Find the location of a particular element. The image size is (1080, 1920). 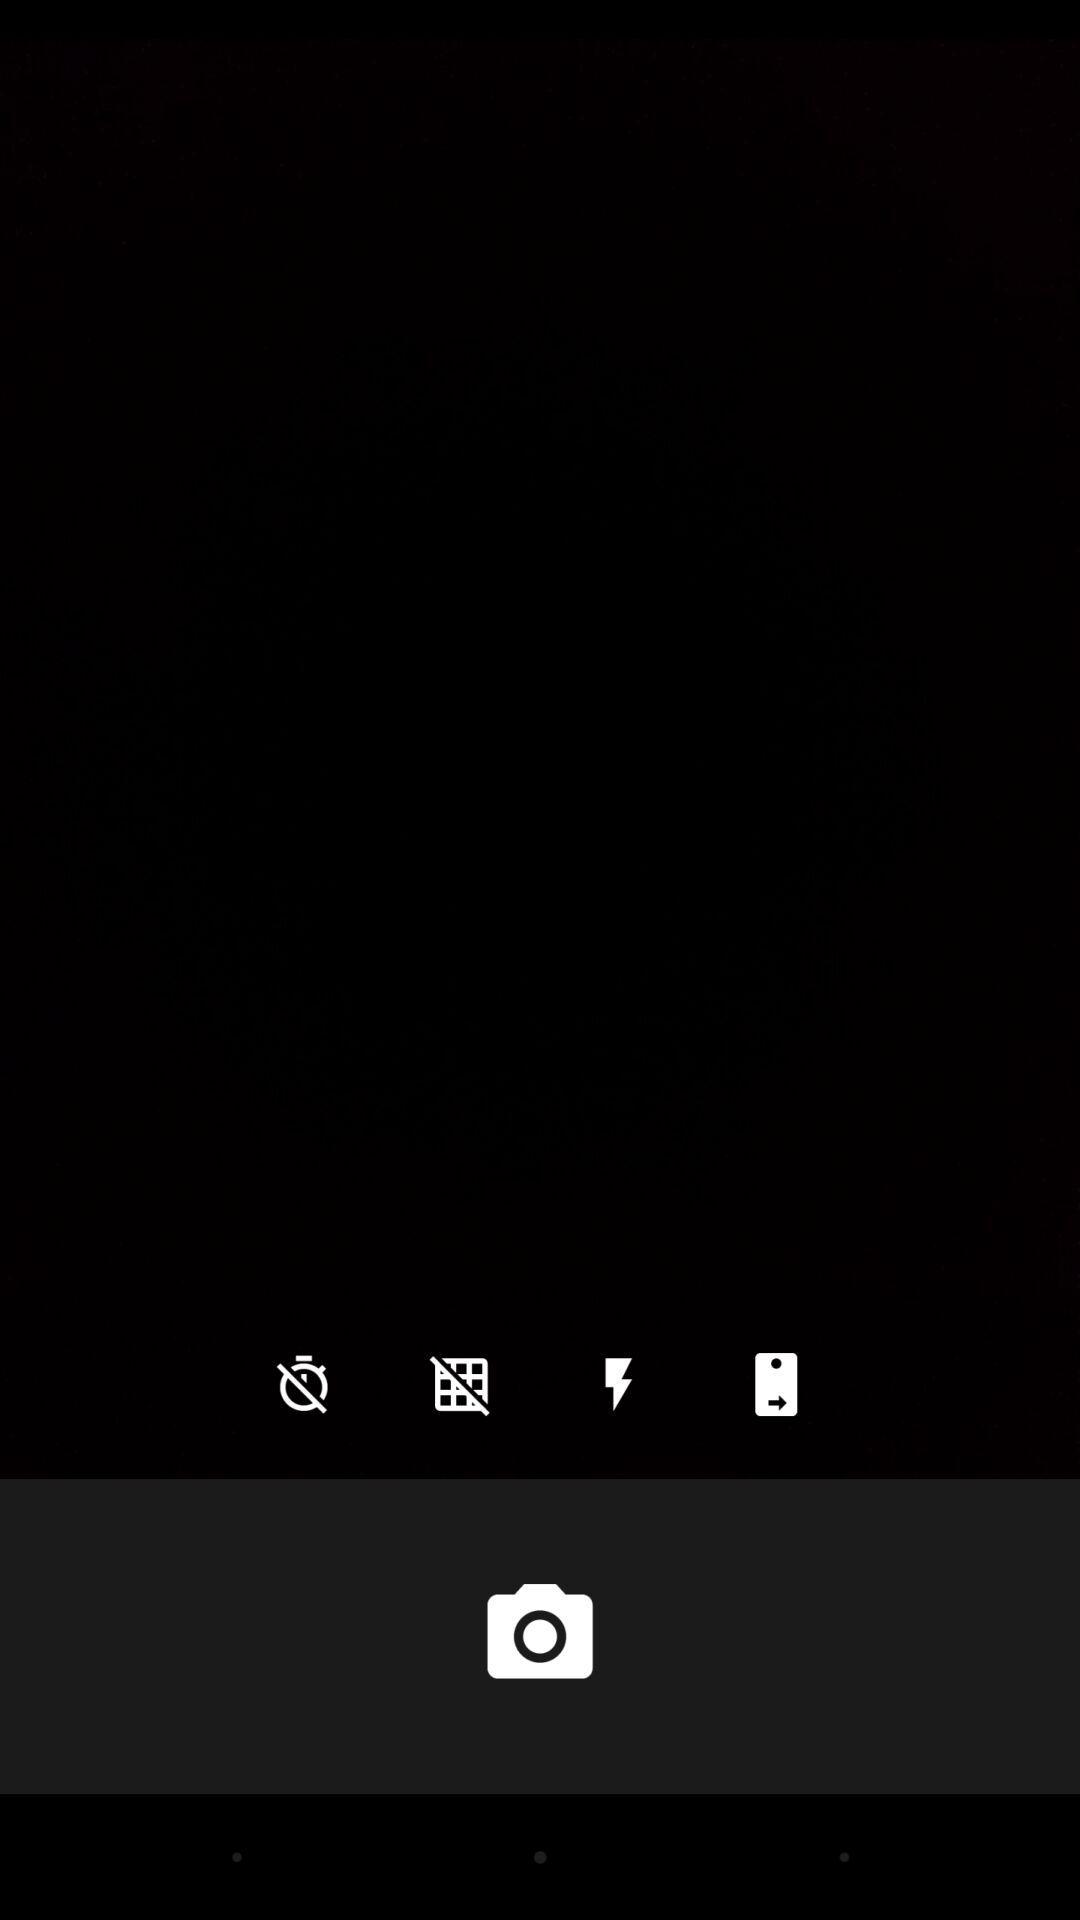

the item at the bottom left corner is located at coordinates (303, 1383).